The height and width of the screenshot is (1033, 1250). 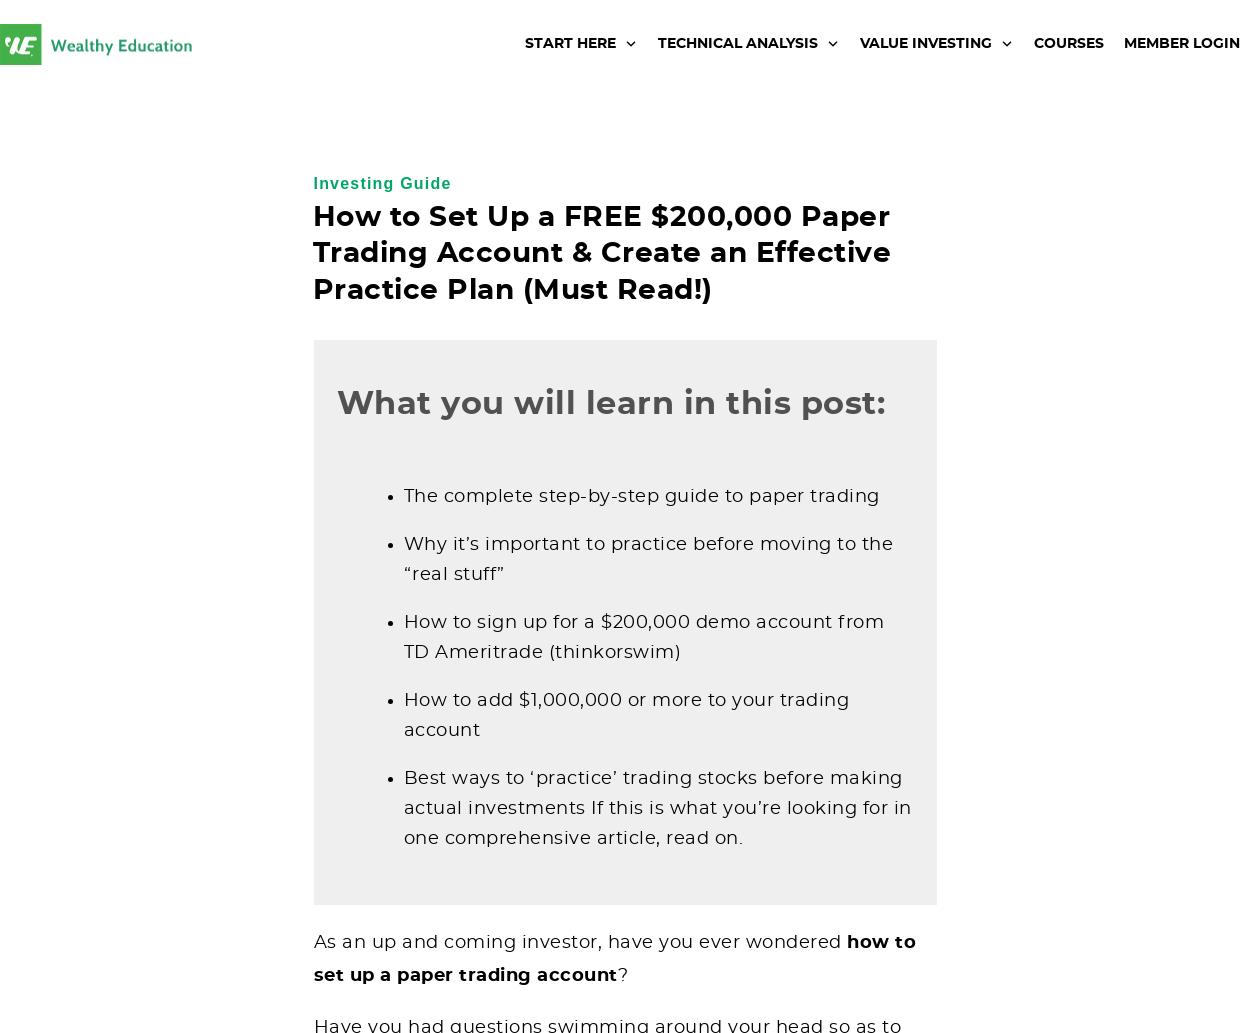 I want to click on 'How to Set Up a FREE $200,000 Paper Trading Account & Create an Effective Practice Plan (Must Read!)', so click(x=600, y=252).